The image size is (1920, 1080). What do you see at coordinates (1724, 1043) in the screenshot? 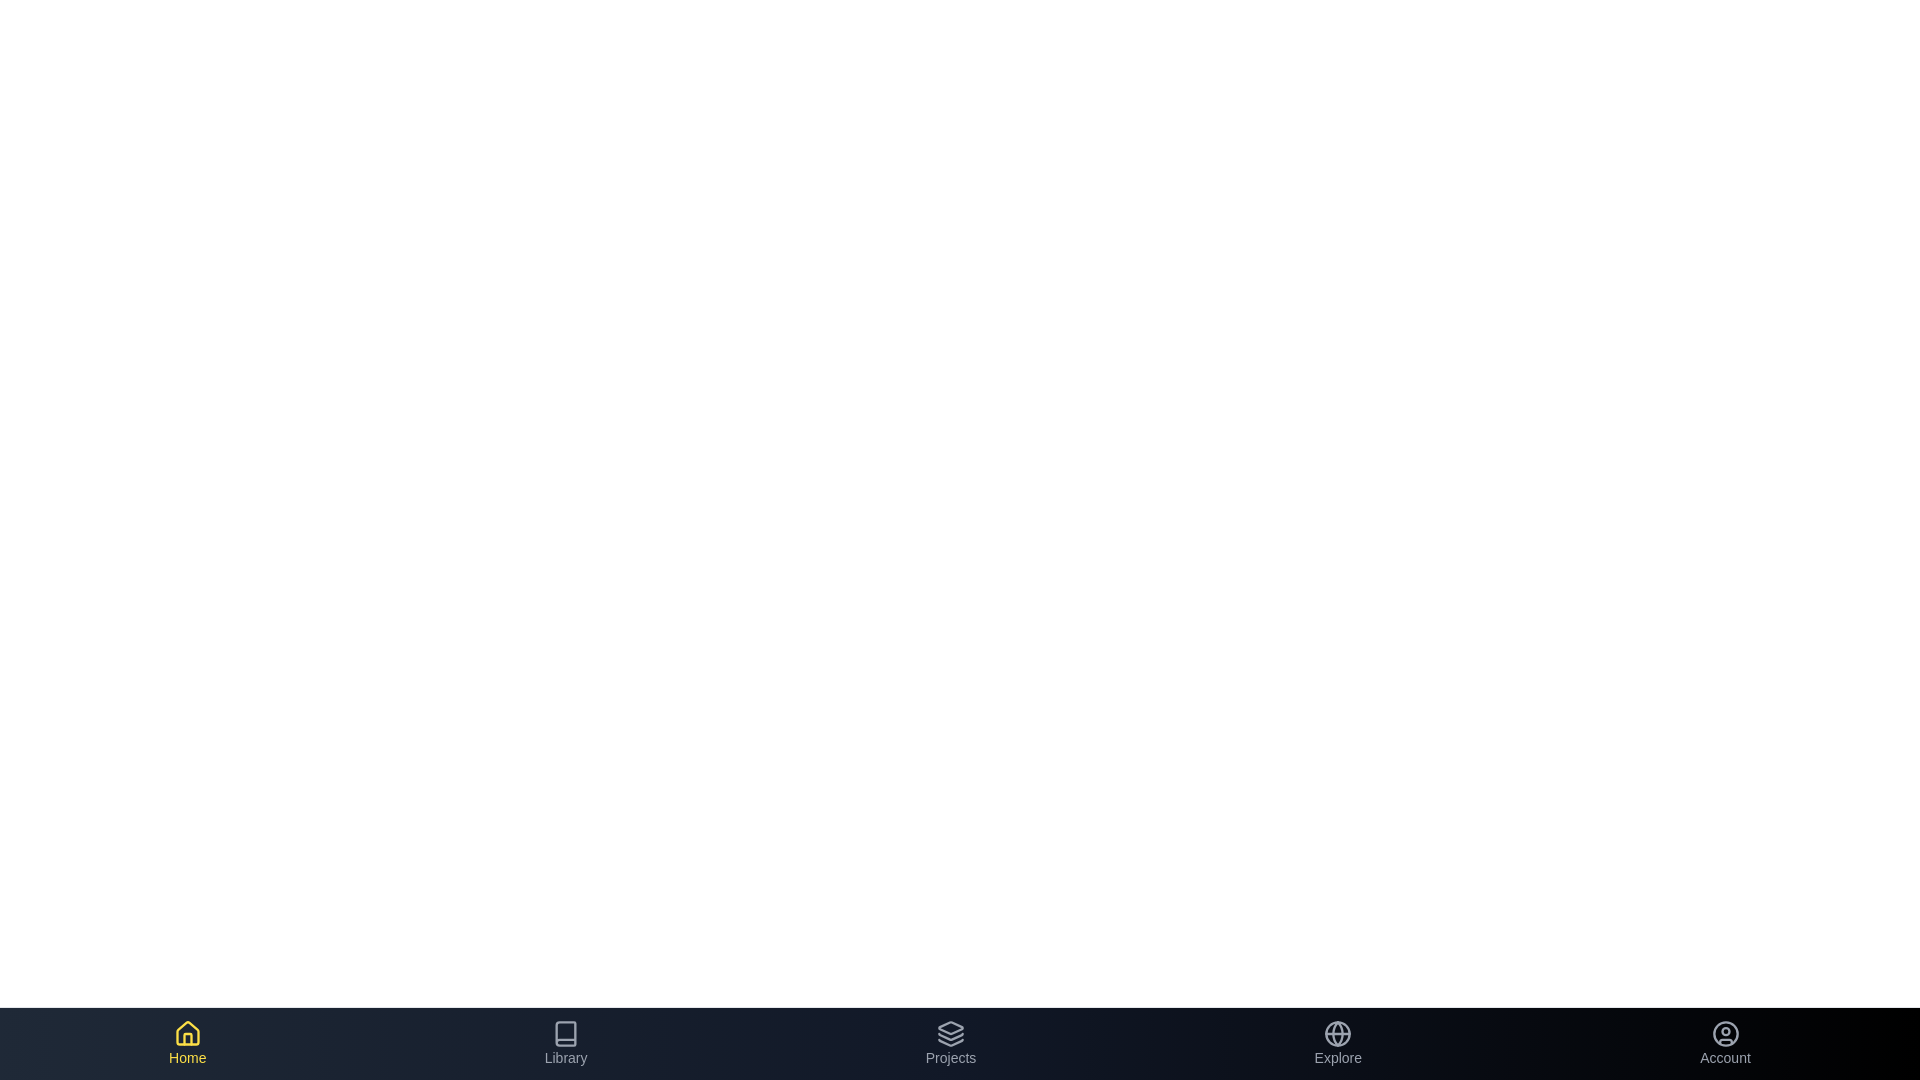
I see `the Account tab to see the hover effect` at bounding box center [1724, 1043].